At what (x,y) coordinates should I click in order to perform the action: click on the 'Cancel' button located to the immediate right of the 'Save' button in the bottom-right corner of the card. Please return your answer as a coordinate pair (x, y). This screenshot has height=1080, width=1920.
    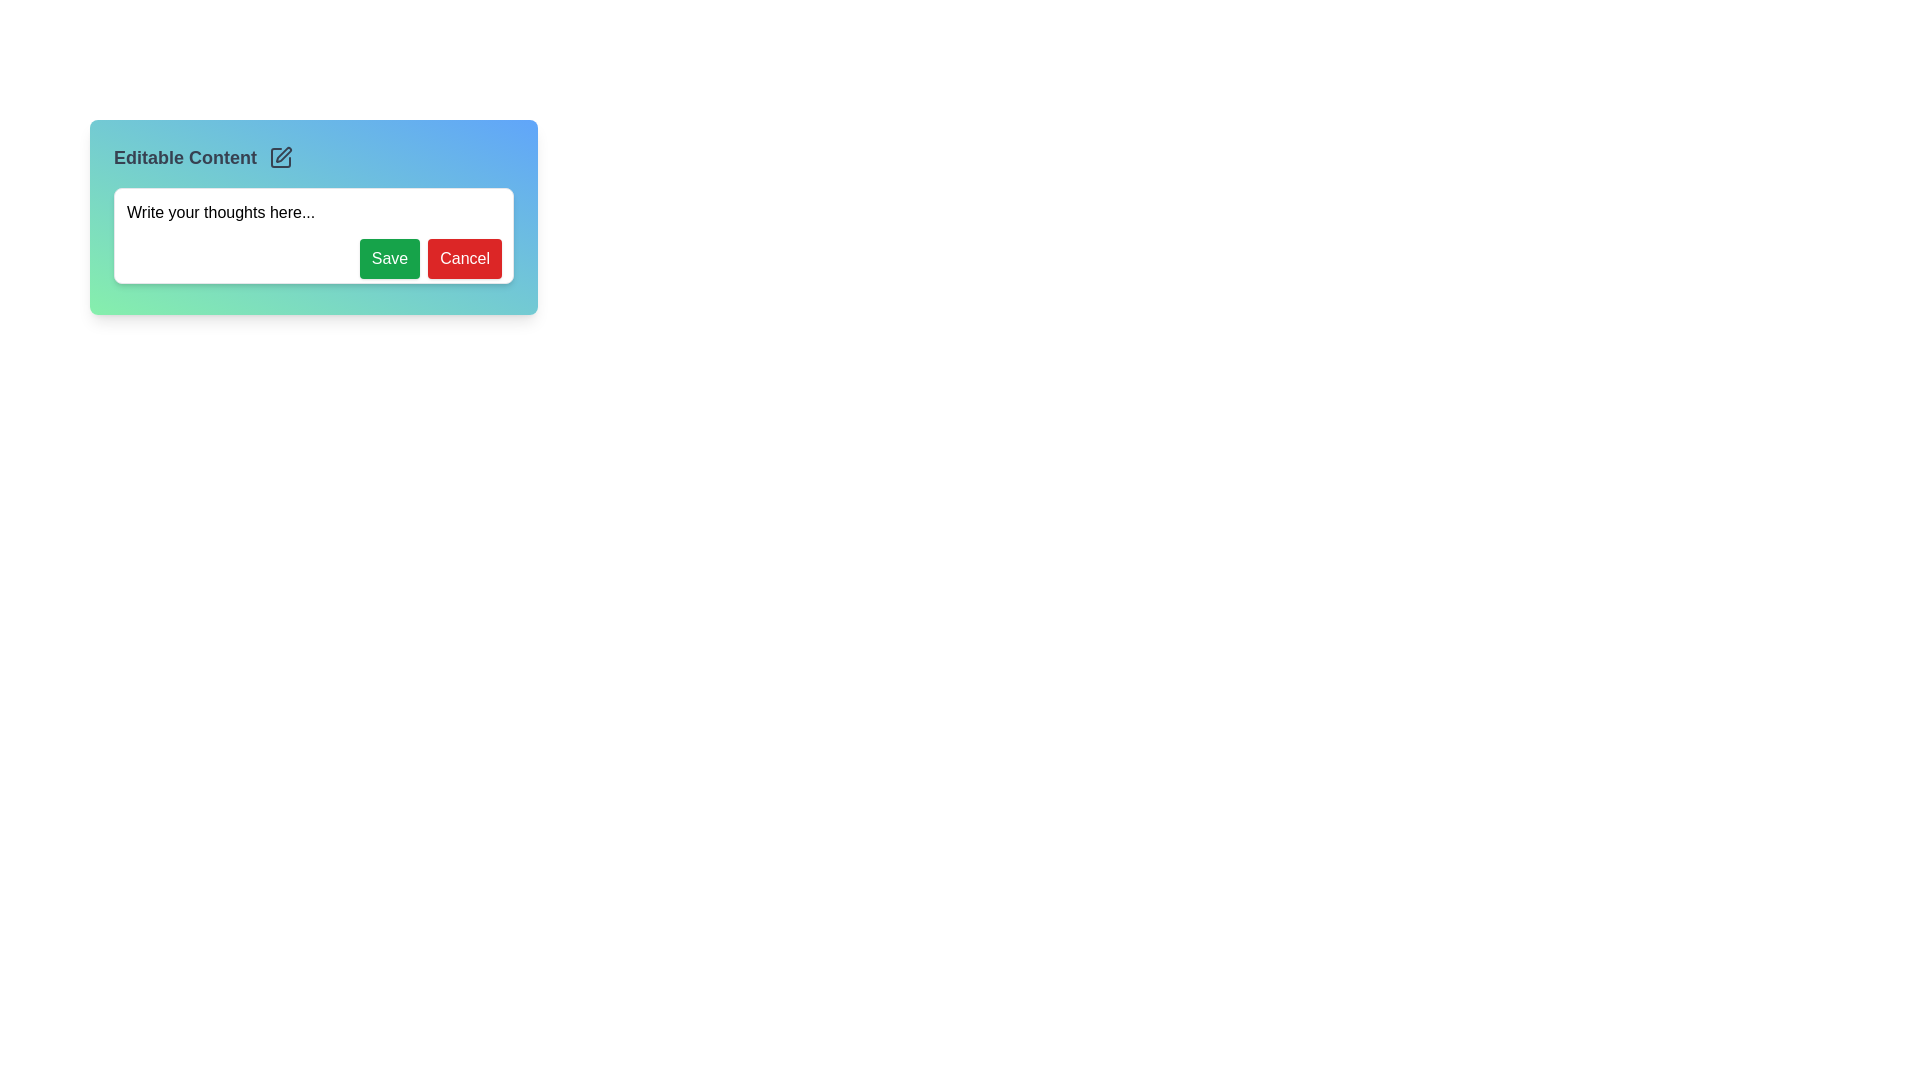
    Looking at the image, I should click on (464, 257).